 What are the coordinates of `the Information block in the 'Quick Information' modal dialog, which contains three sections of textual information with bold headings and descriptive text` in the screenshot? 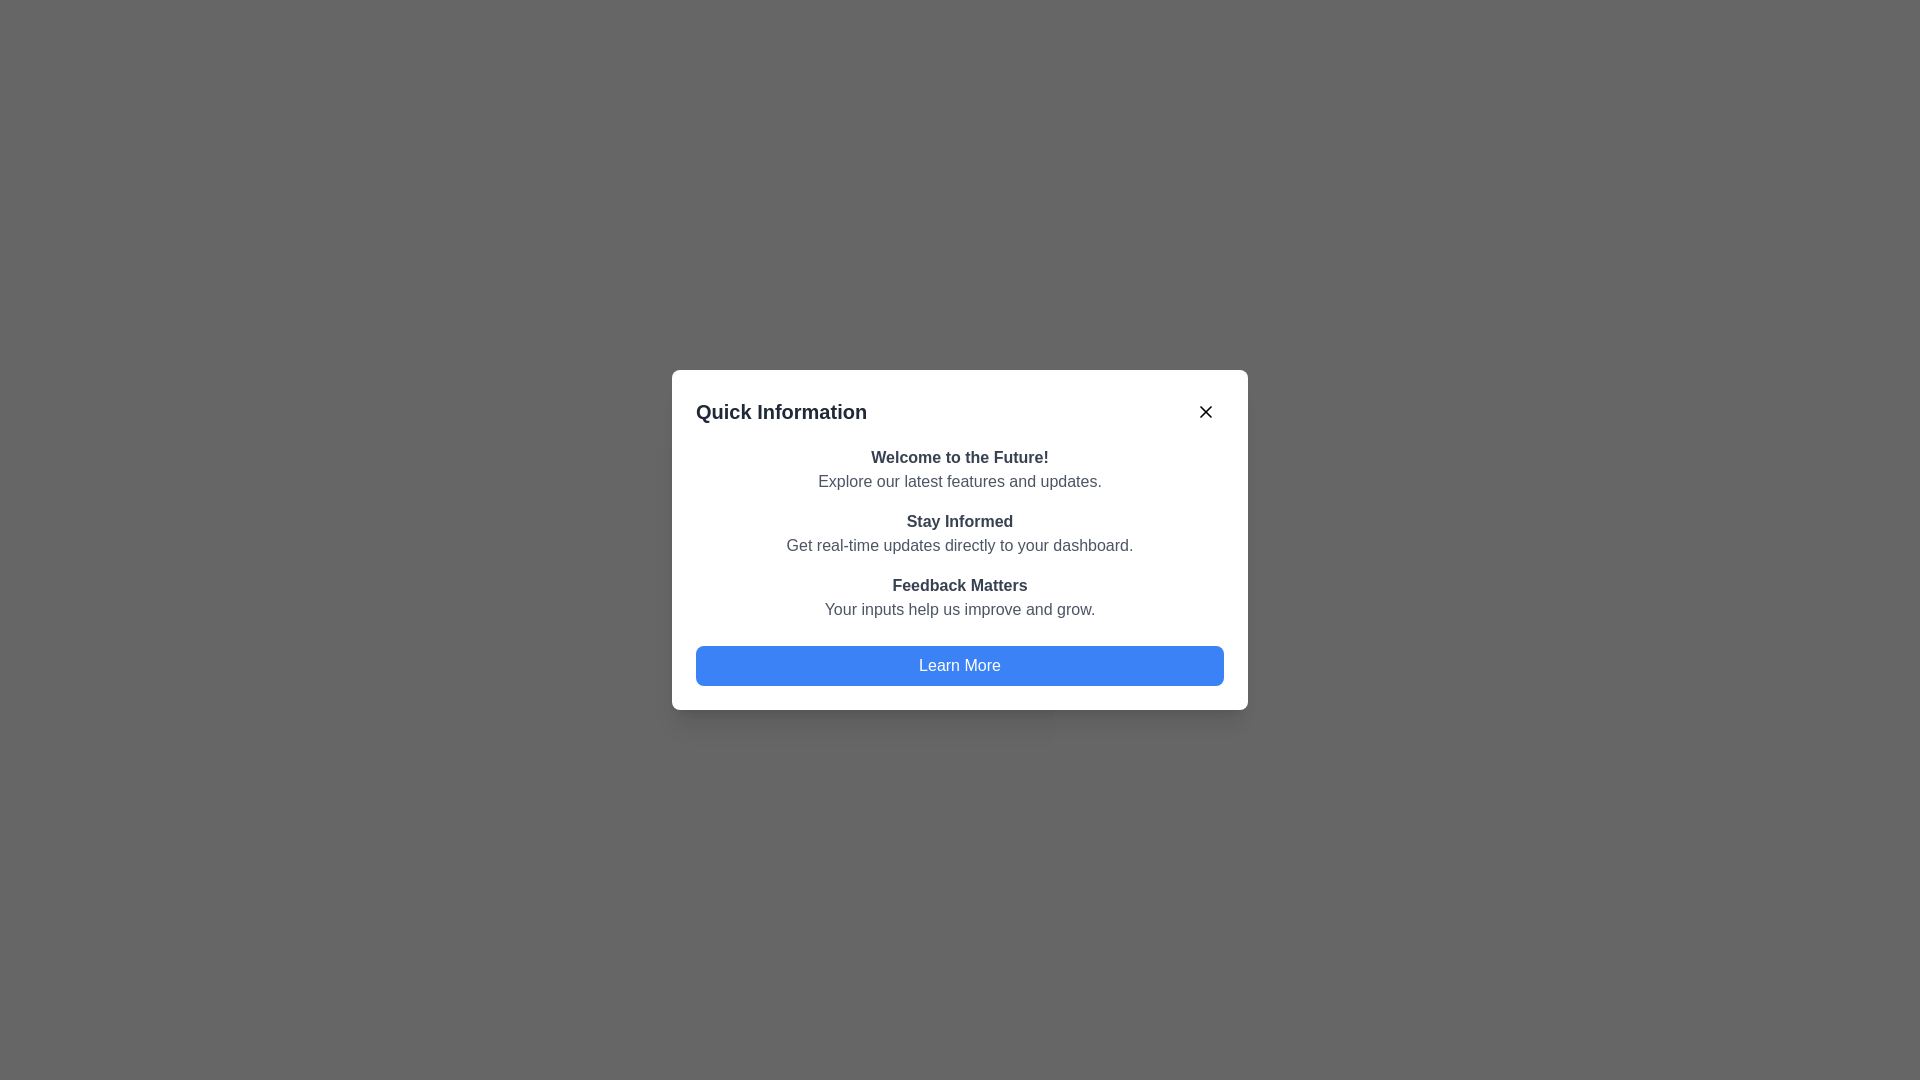 It's located at (960, 532).